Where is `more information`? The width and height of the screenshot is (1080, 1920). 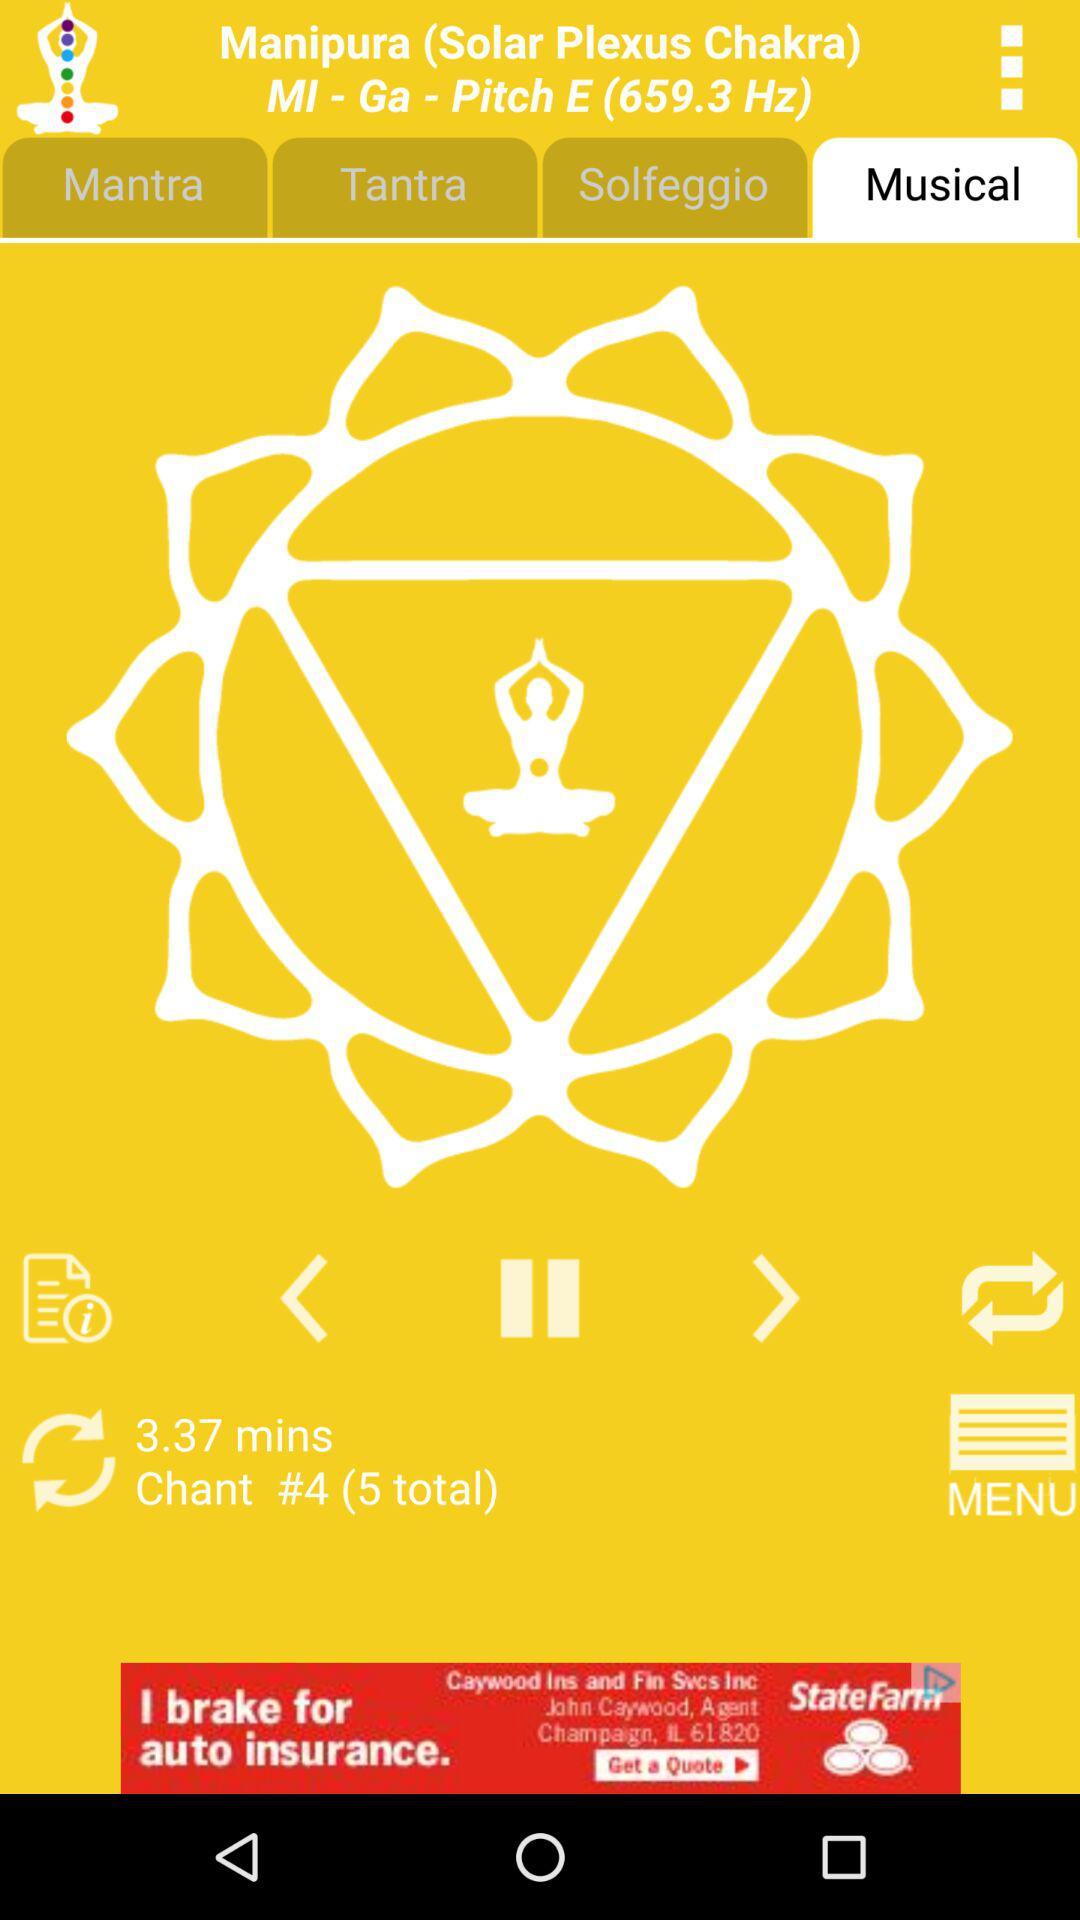 more information is located at coordinates (66, 1298).